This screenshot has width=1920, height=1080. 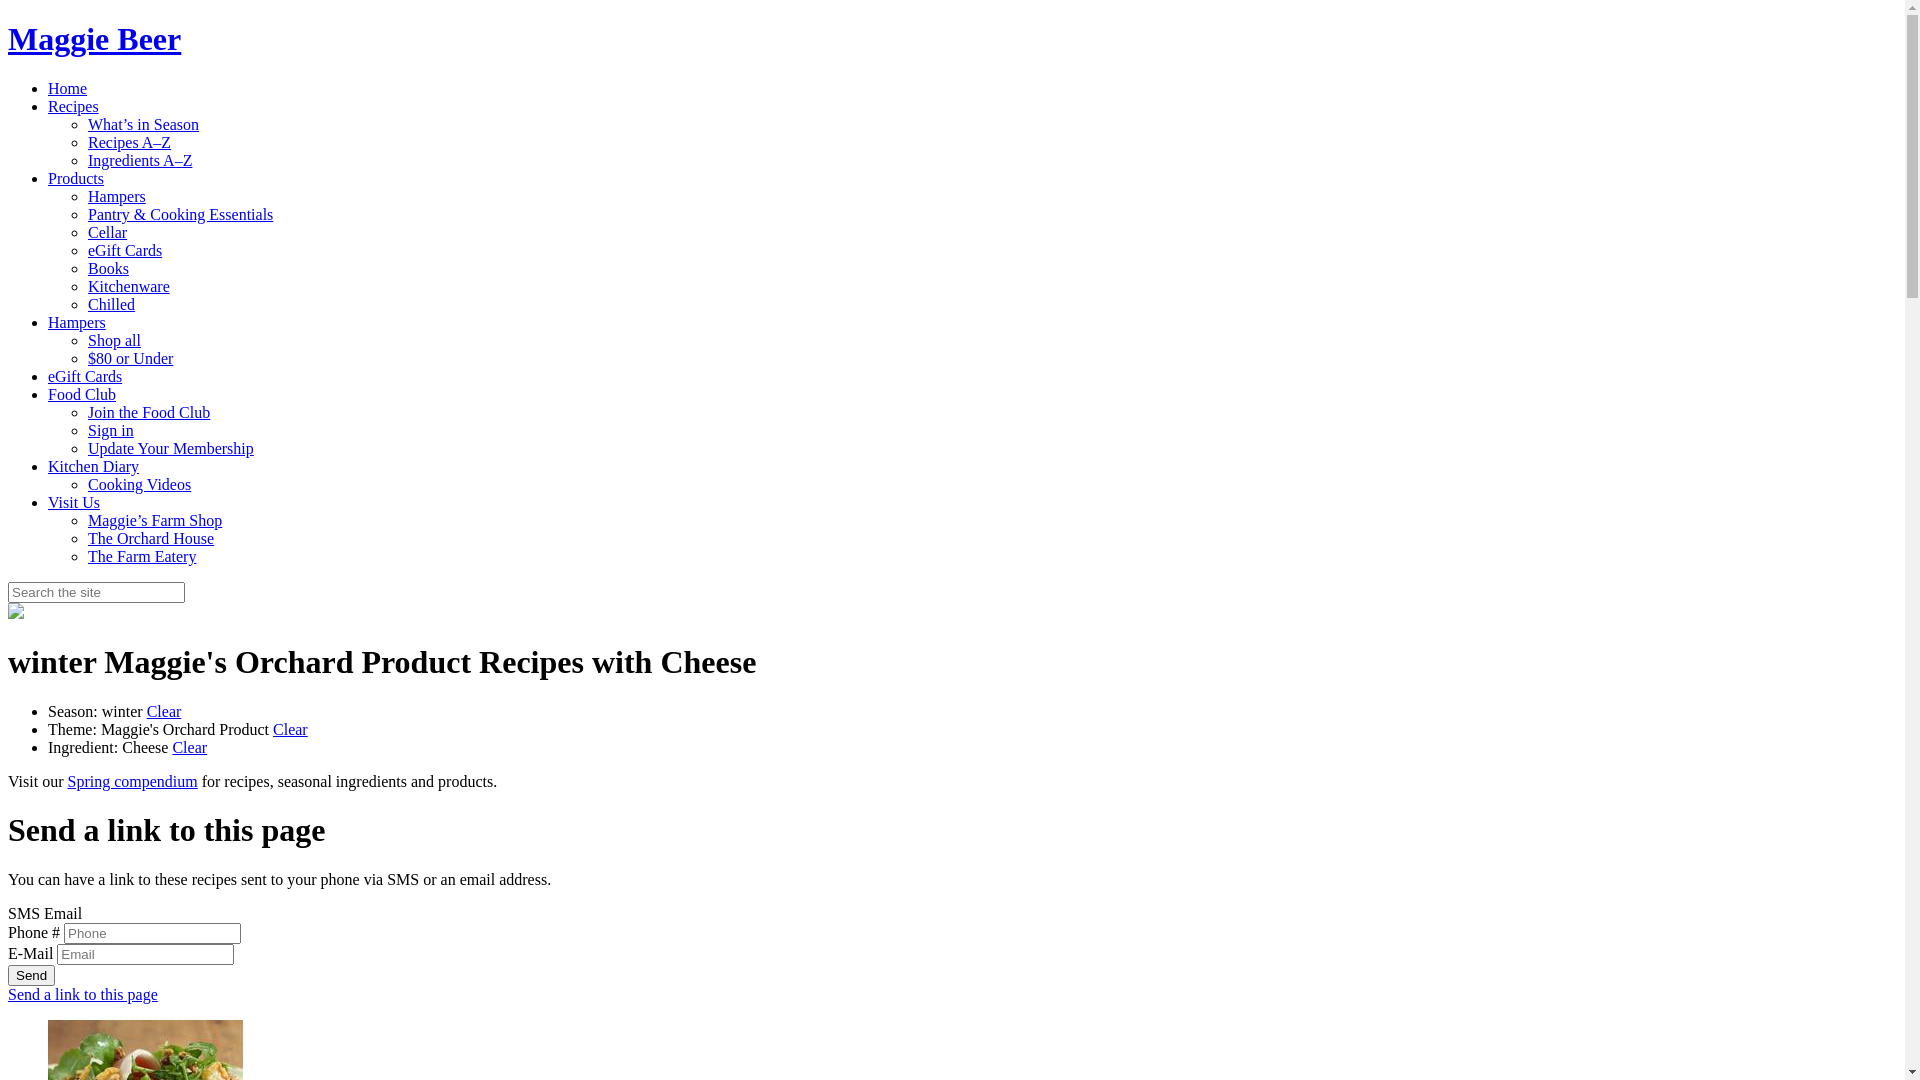 What do you see at coordinates (93, 38) in the screenshot?
I see `'Maggie Beer'` at bounding box center [93, 38].